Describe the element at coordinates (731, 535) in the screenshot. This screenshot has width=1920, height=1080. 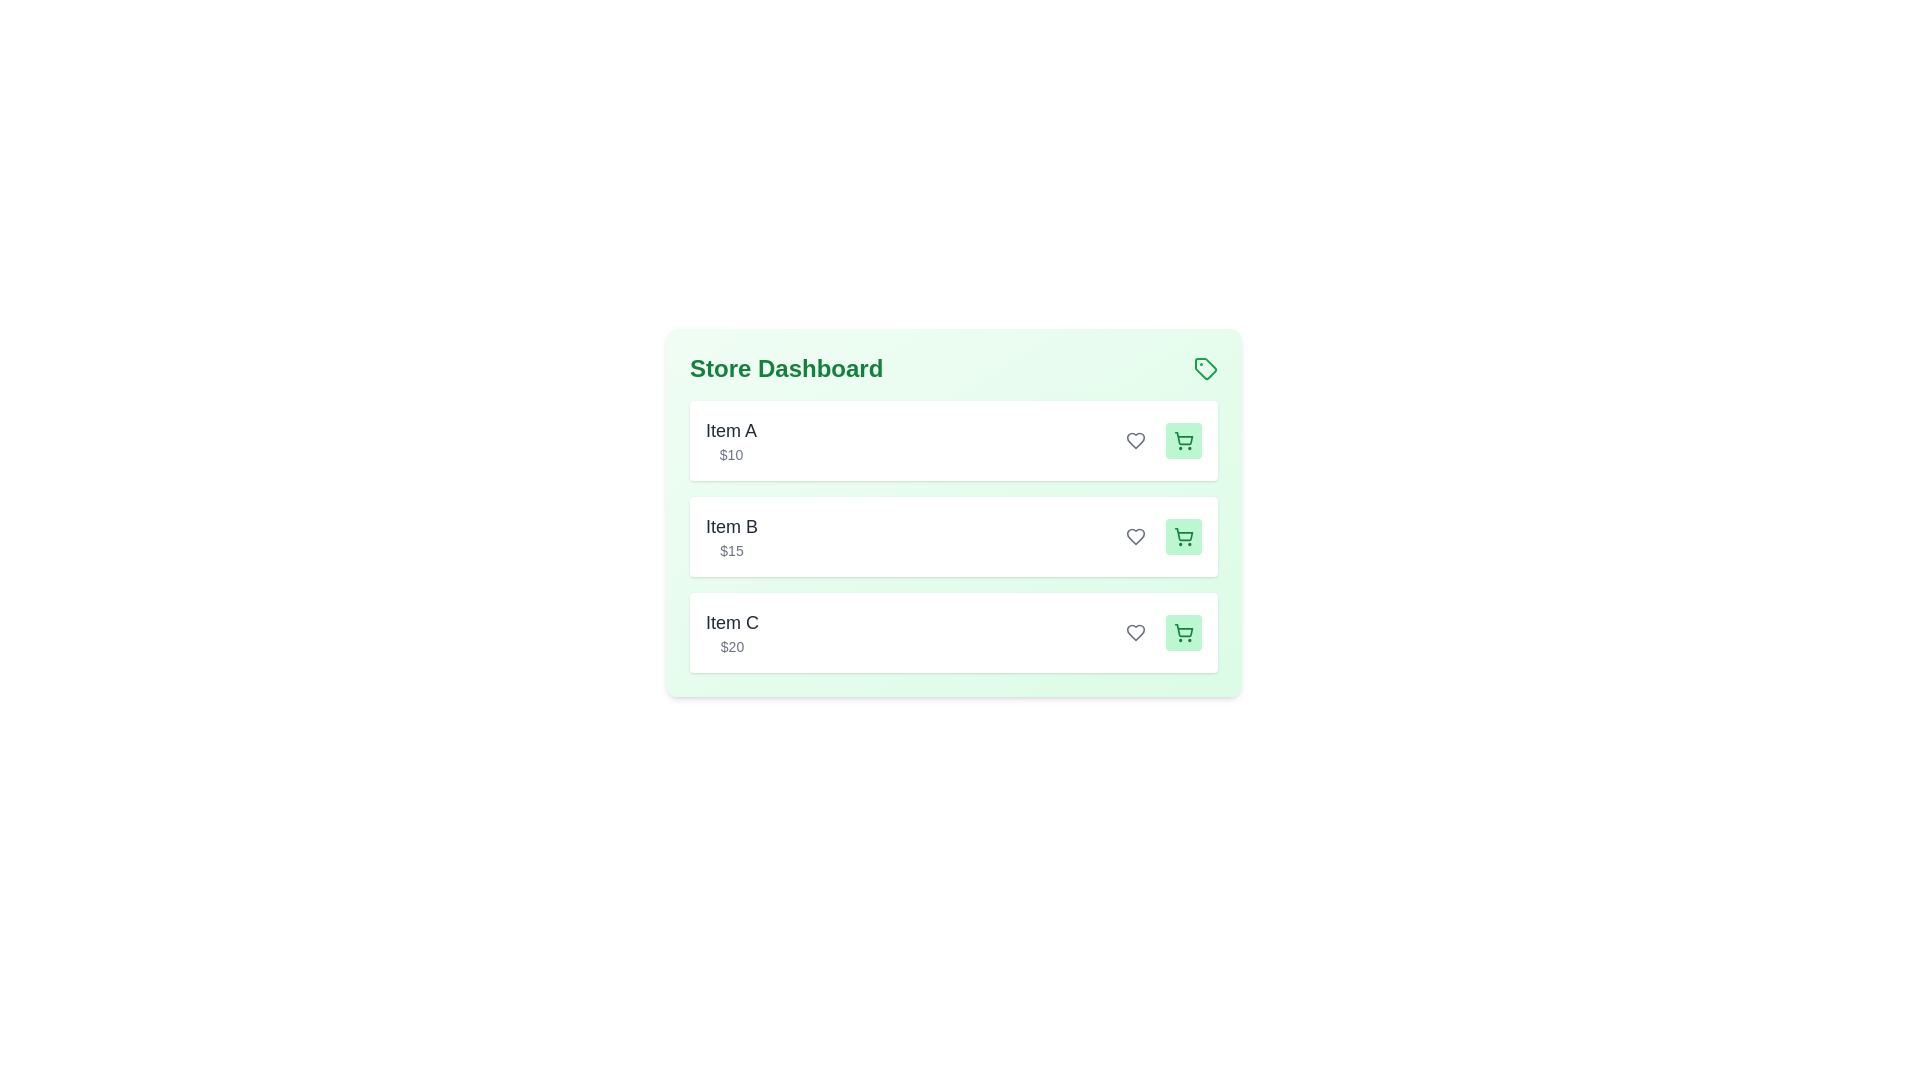
I see `text display containing the label 'Item B' and the price '$15', which is located in the second row of the item list within a card layout` at that location.